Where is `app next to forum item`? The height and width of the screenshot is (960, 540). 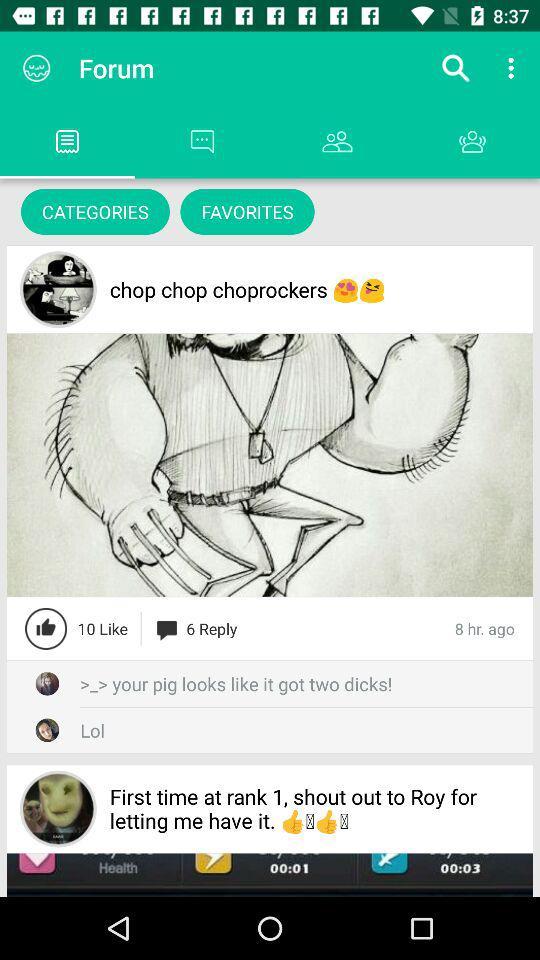
app next to forum item is located at coordinates (36, 68).